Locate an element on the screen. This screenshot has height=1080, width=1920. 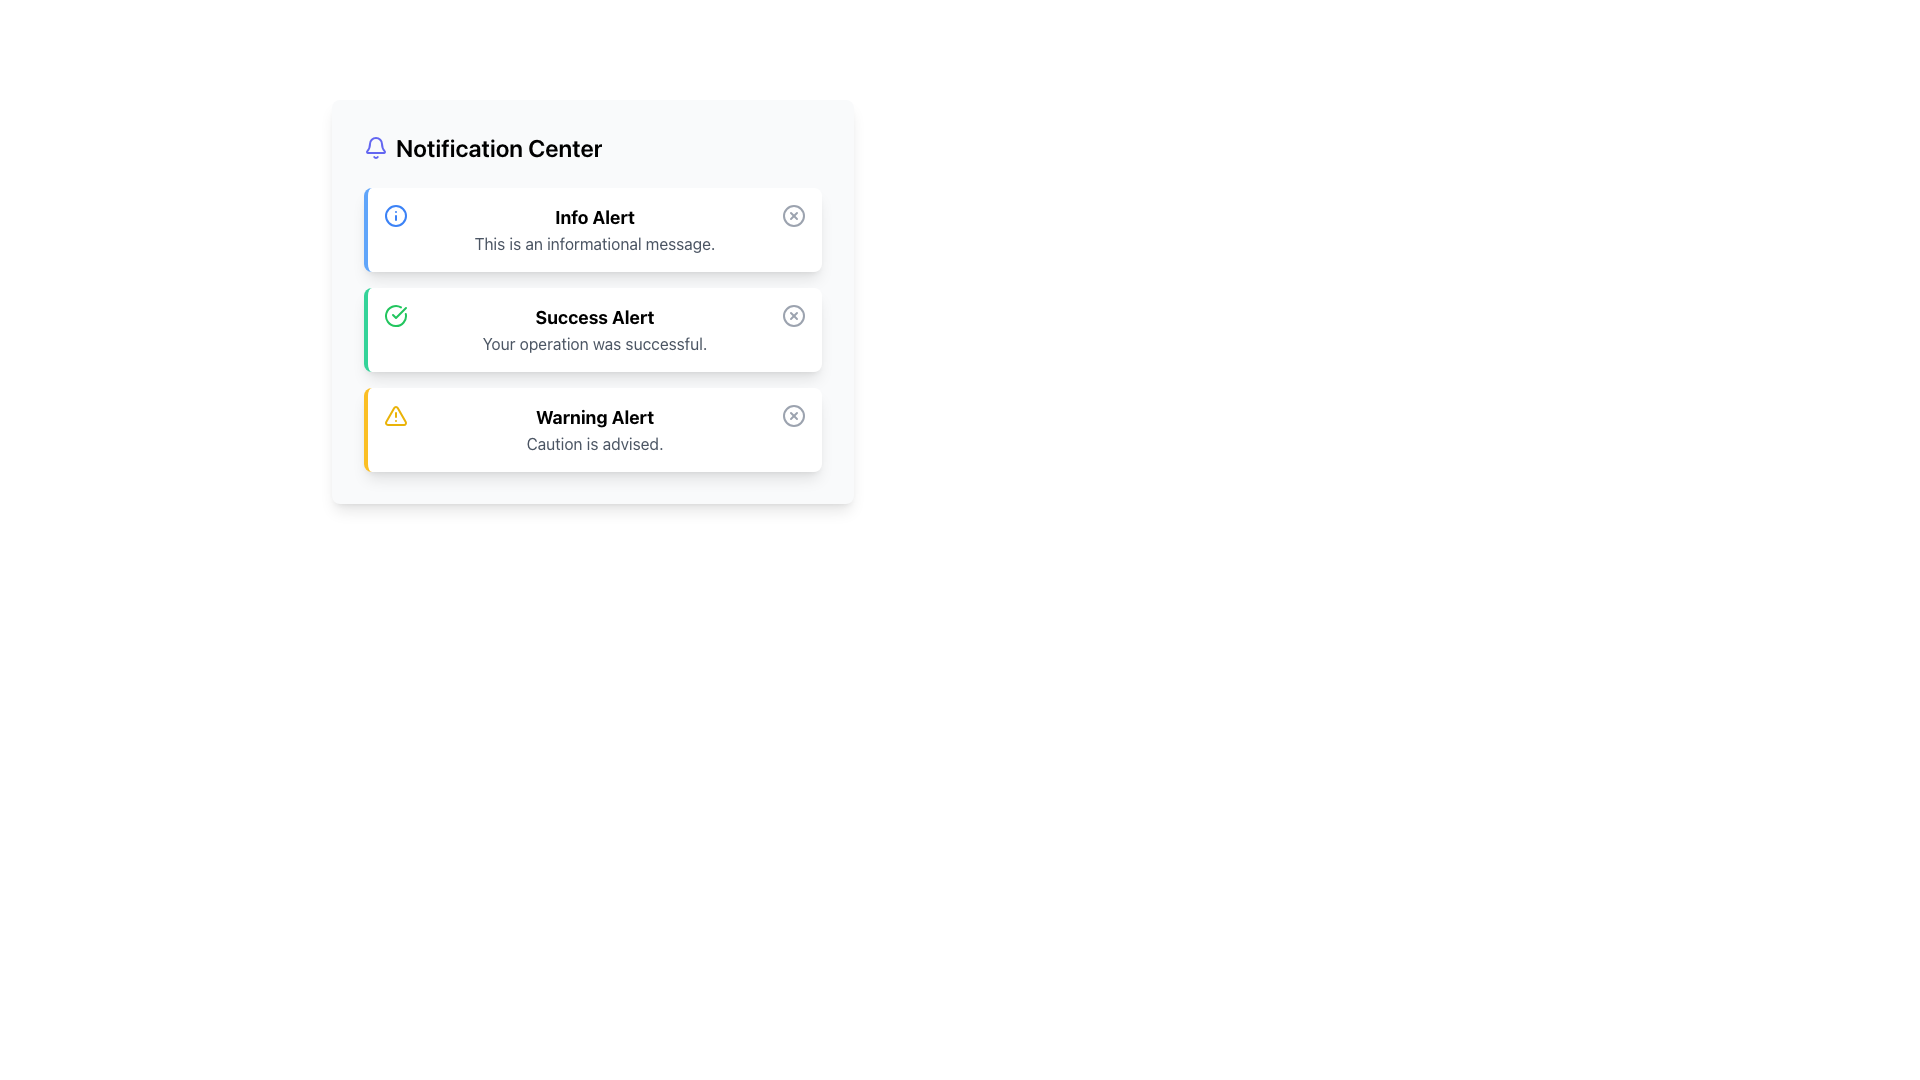
the circular graphical element that is part of the close button icon located in the 'Success Alert' section of the 'Notification Center' is located at coordinates (792, 315).